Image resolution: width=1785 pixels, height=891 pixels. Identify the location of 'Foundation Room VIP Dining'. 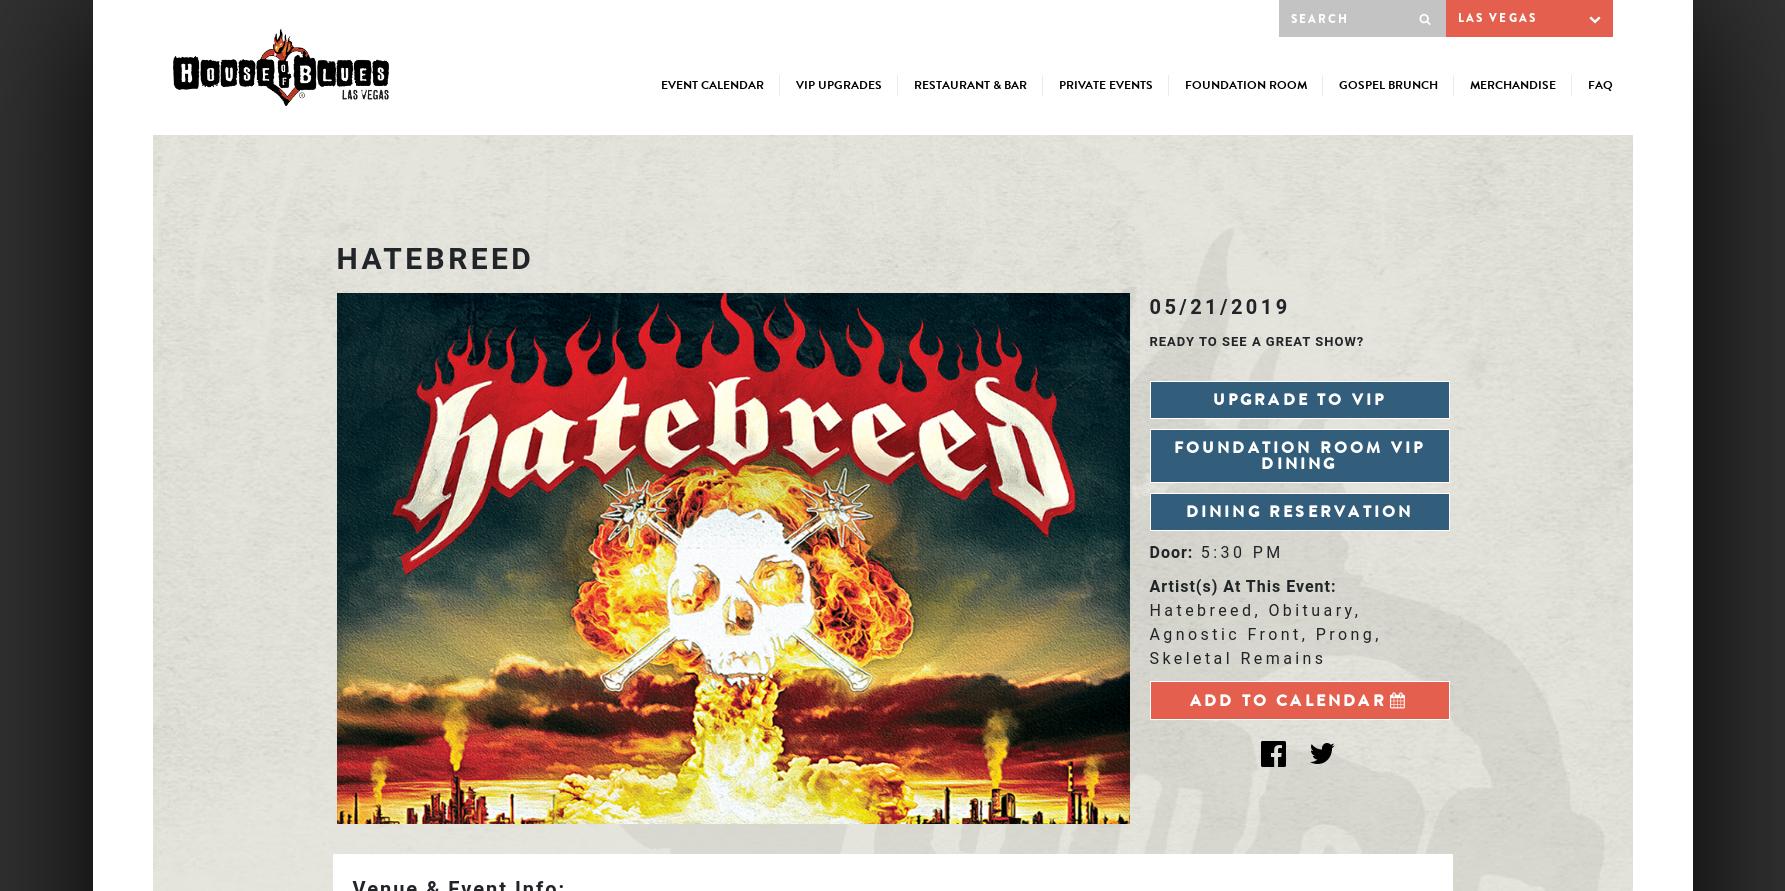
(1298, 454).